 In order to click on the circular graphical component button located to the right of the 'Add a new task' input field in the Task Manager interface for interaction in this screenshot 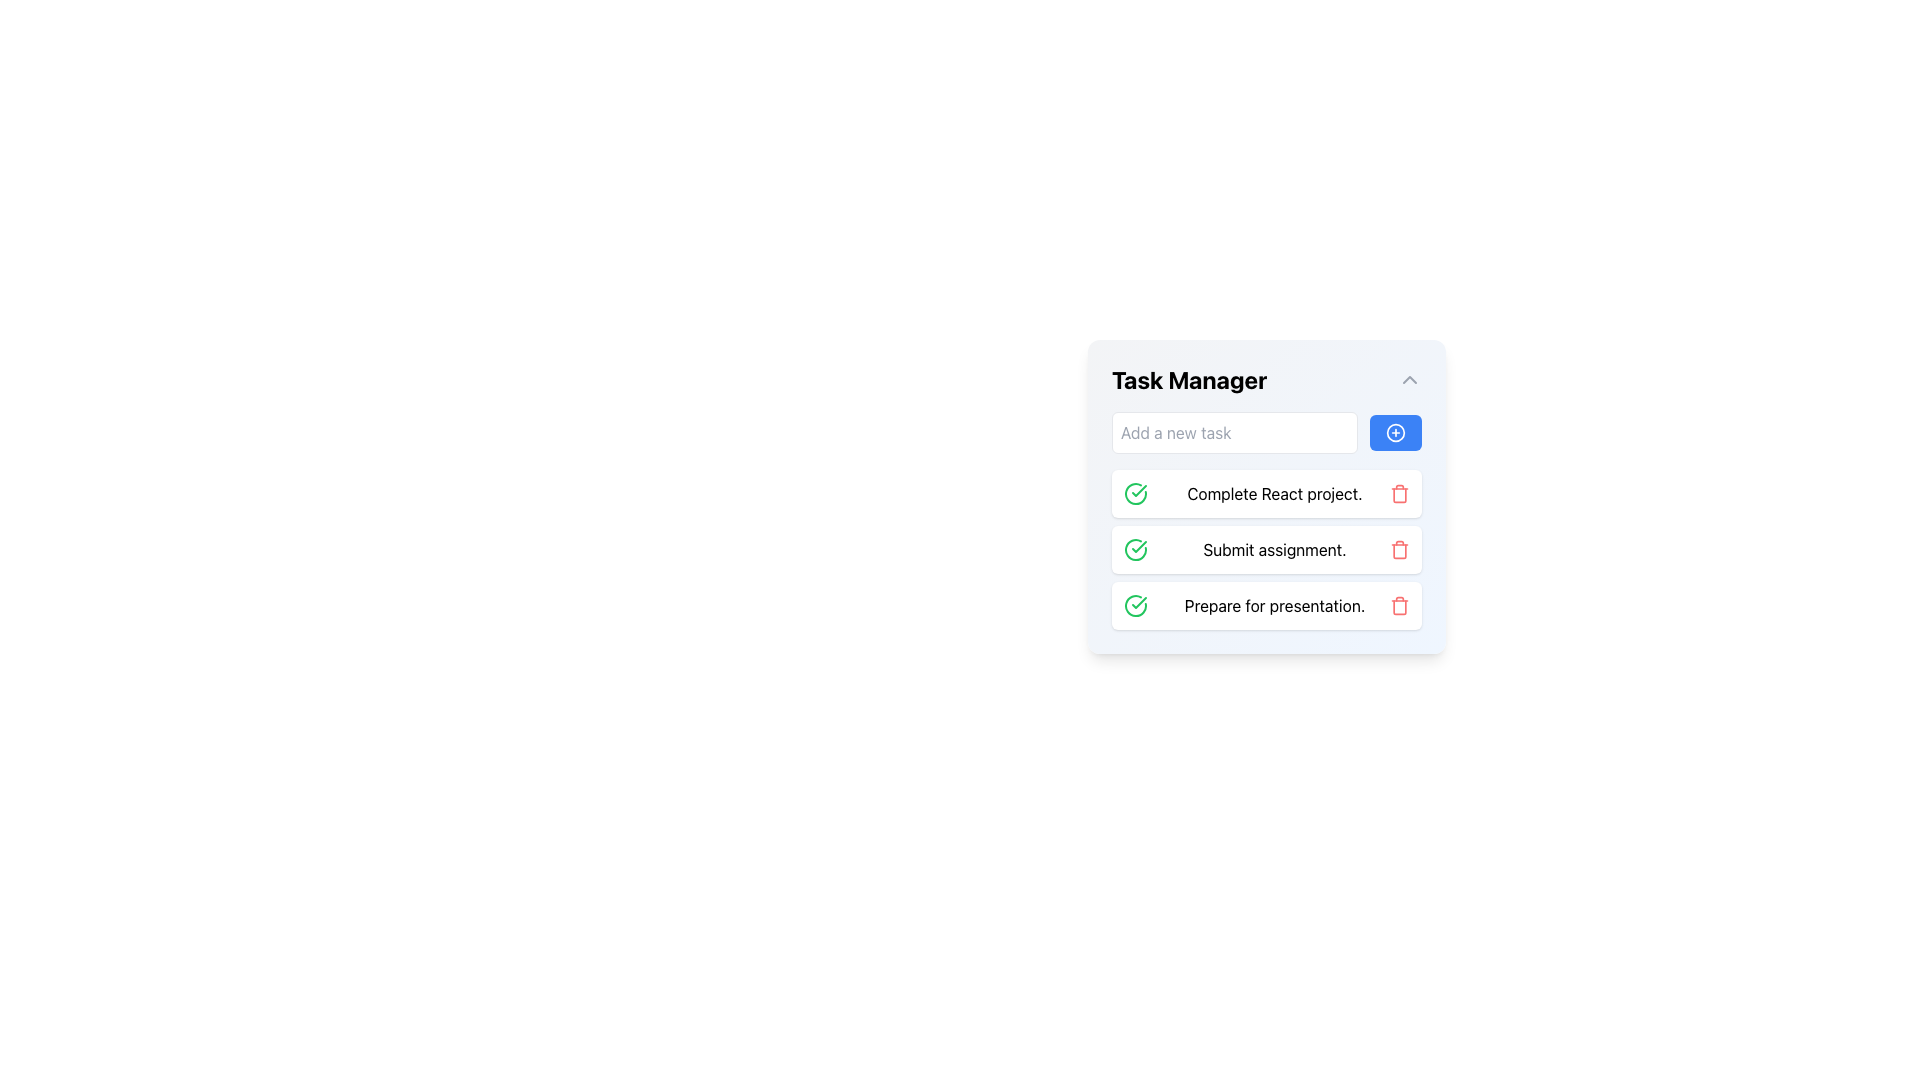, I will do `click(1395, 431)`.